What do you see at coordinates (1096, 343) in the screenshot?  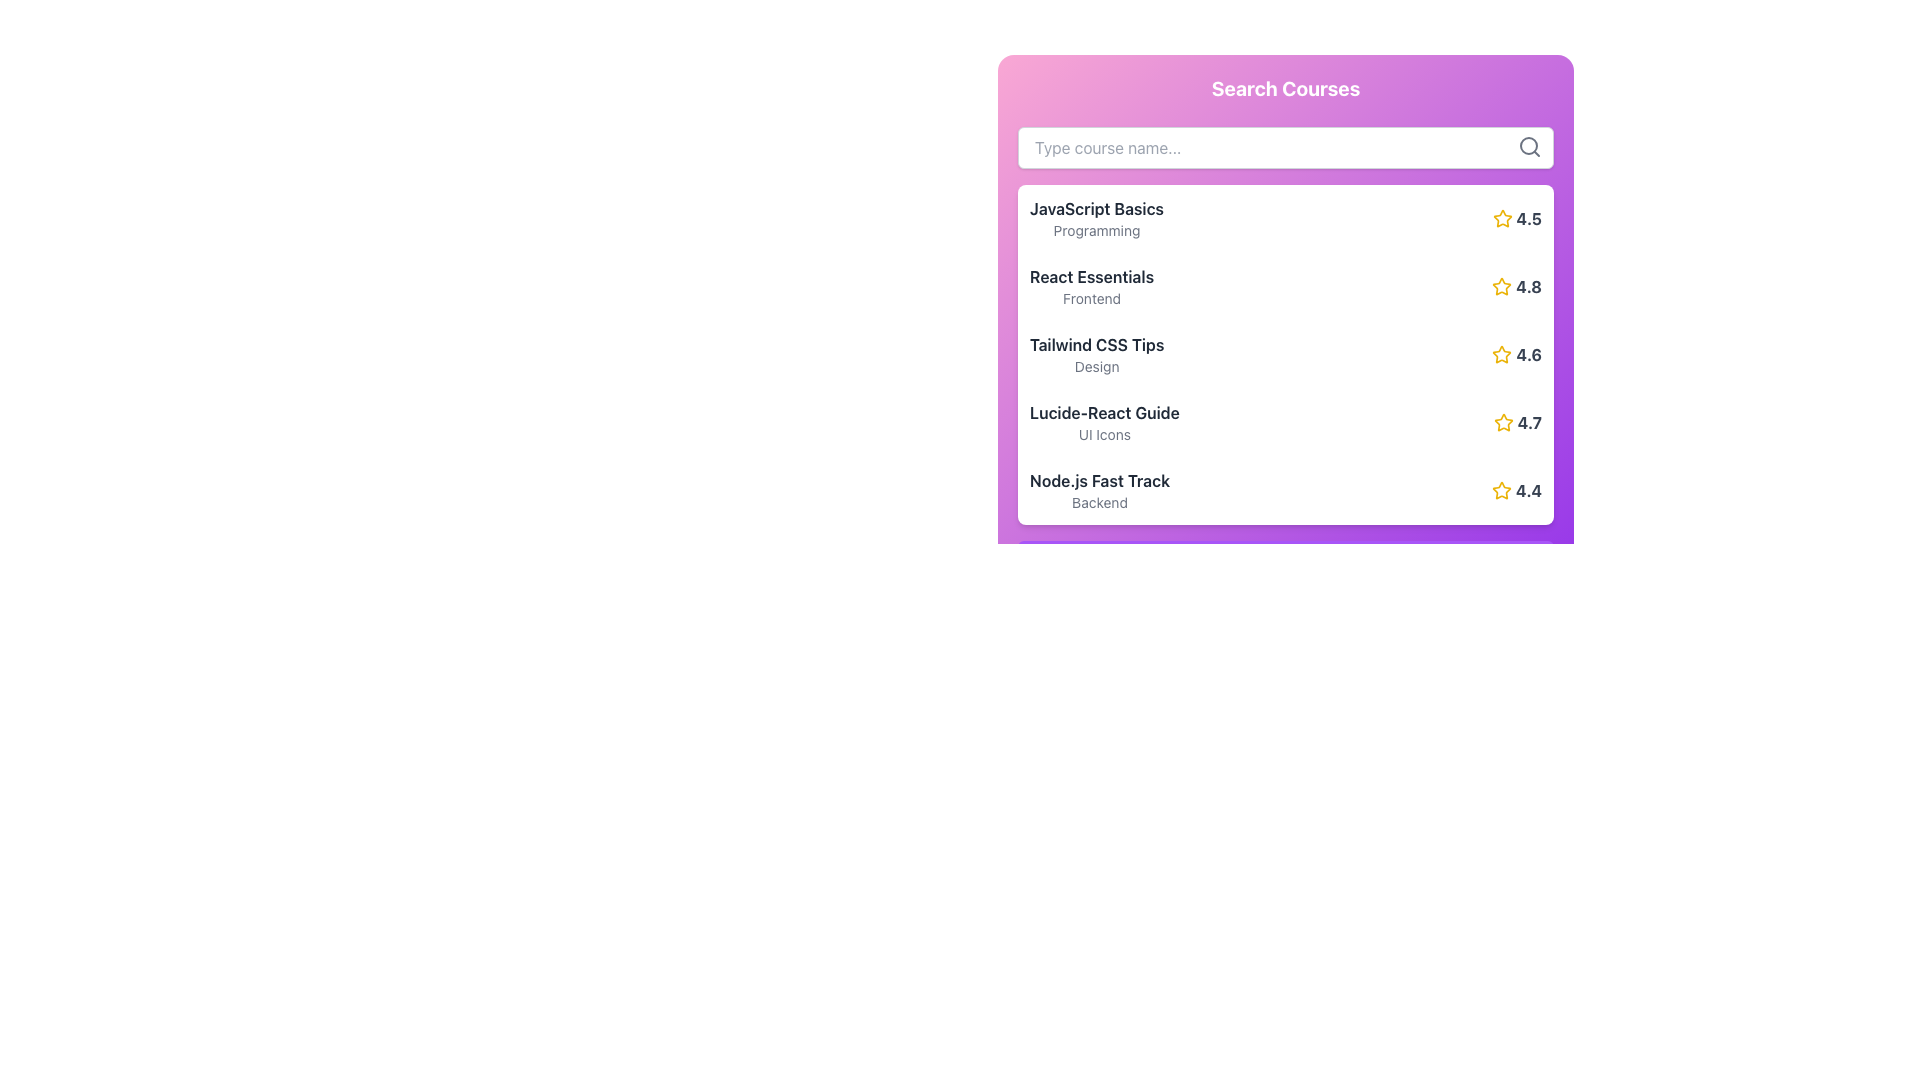 I see `text label indicating the course topic 'Tailwind CSS Tips' located in the middle-left section of the UI card under the heading 'Search Courses'` at bounding box center [1096, 343].